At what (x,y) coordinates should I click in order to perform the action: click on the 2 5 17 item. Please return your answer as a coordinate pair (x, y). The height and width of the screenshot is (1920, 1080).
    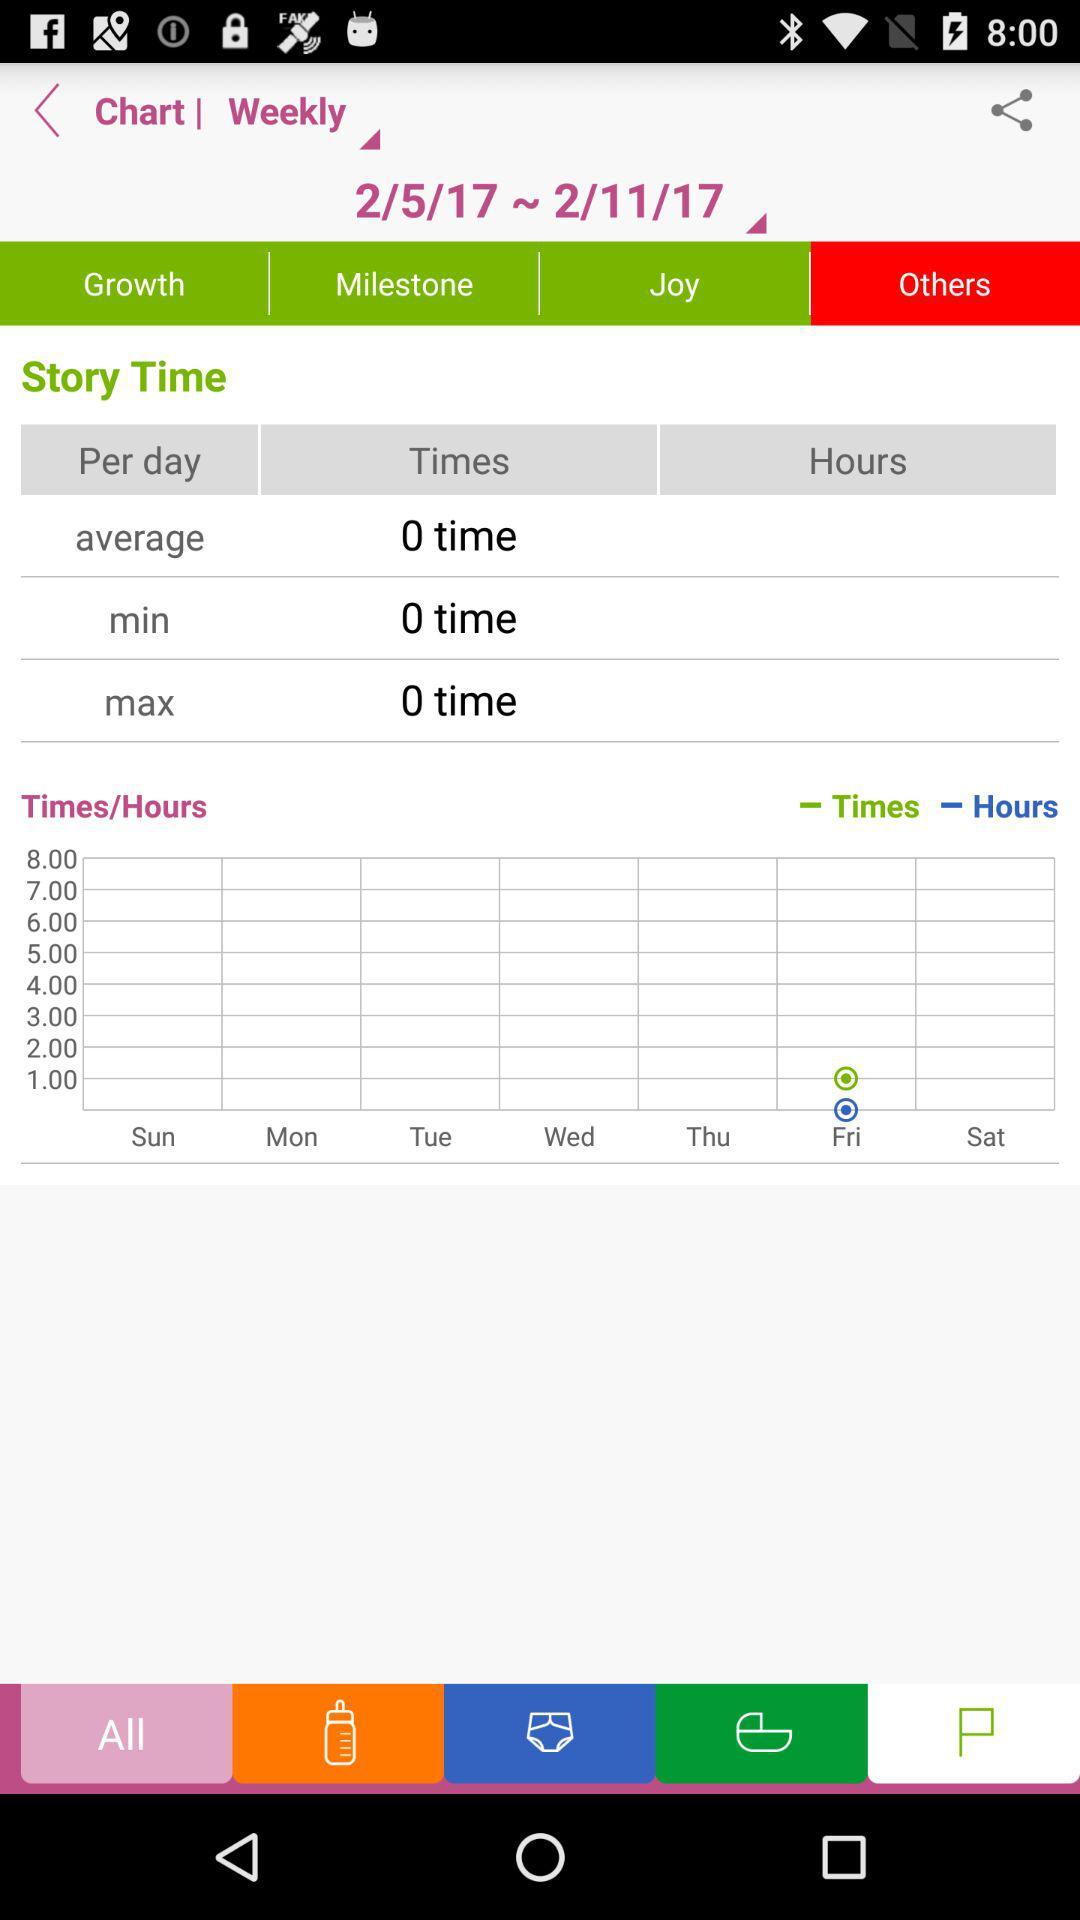
    Looking at the image, I should click on (538, 199).